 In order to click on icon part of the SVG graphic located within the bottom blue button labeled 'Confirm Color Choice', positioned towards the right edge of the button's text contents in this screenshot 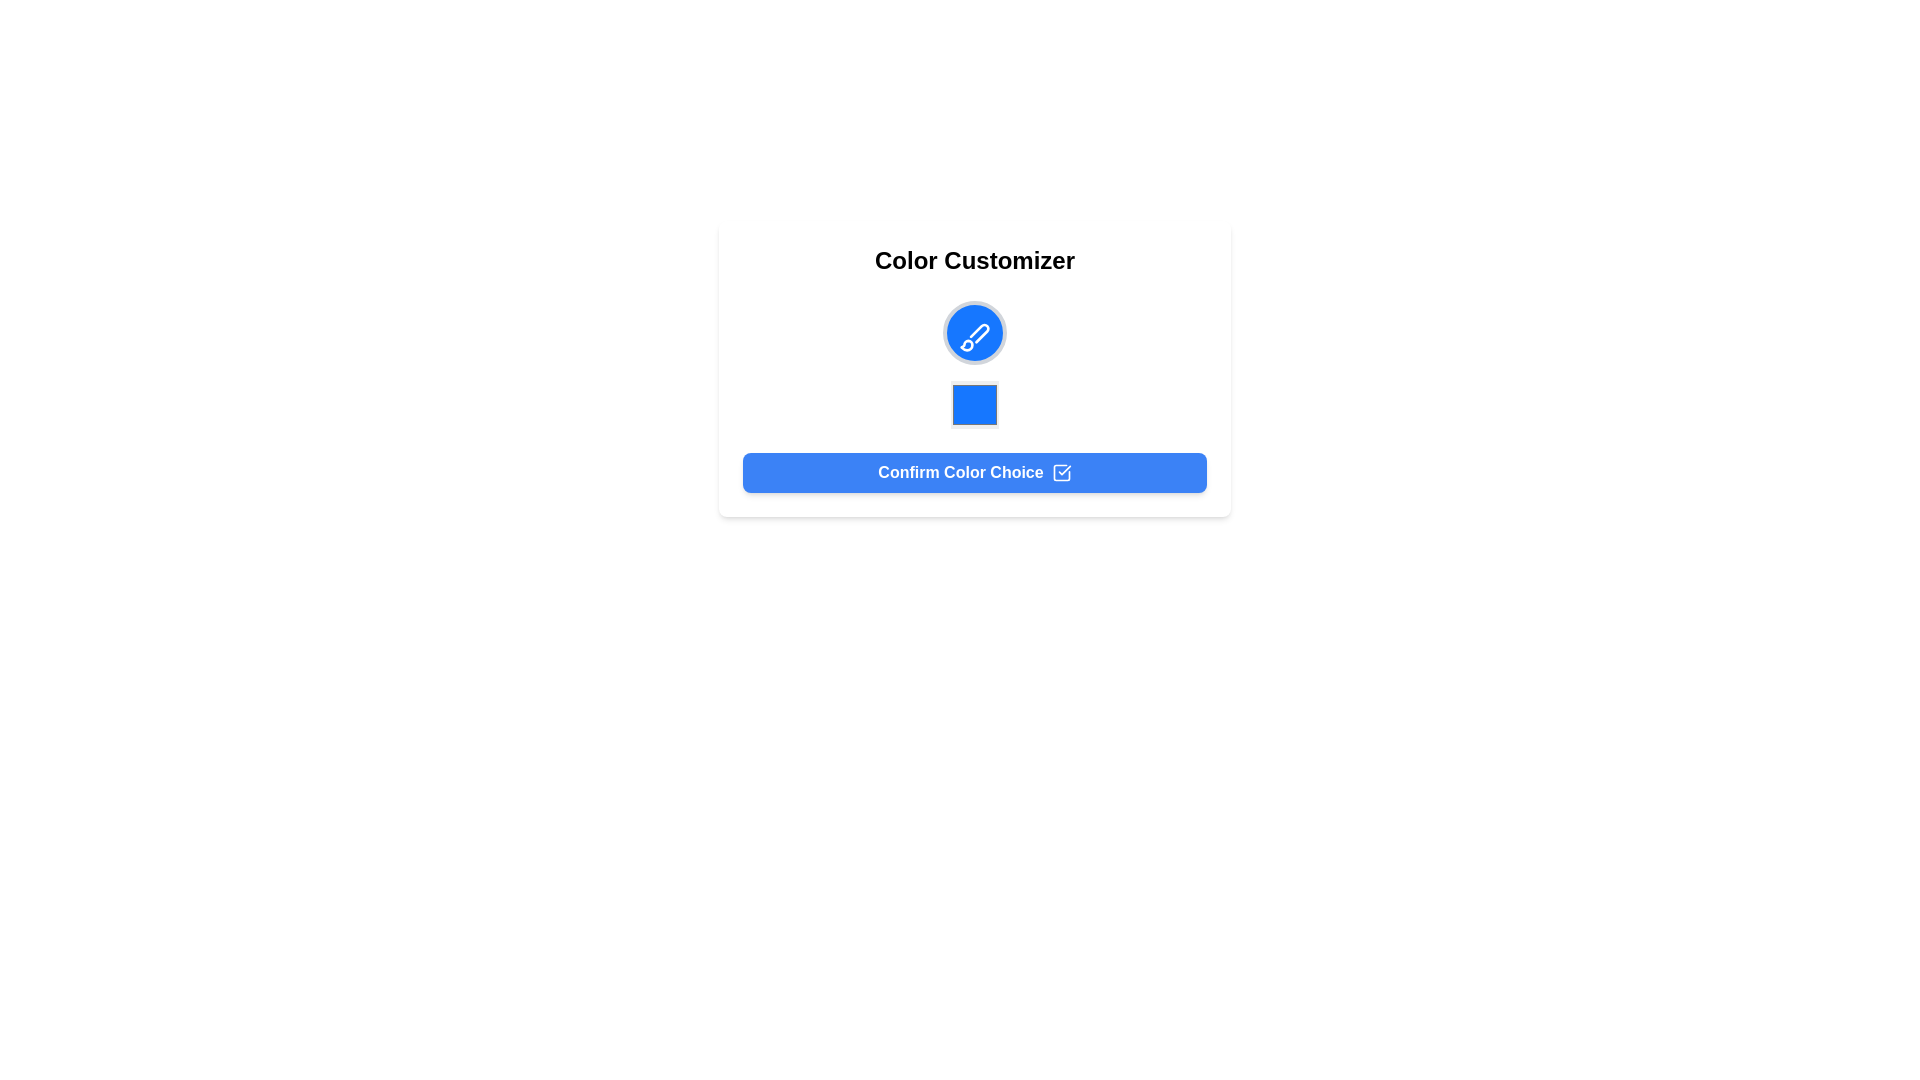, I will do `click(1060, 473)`.